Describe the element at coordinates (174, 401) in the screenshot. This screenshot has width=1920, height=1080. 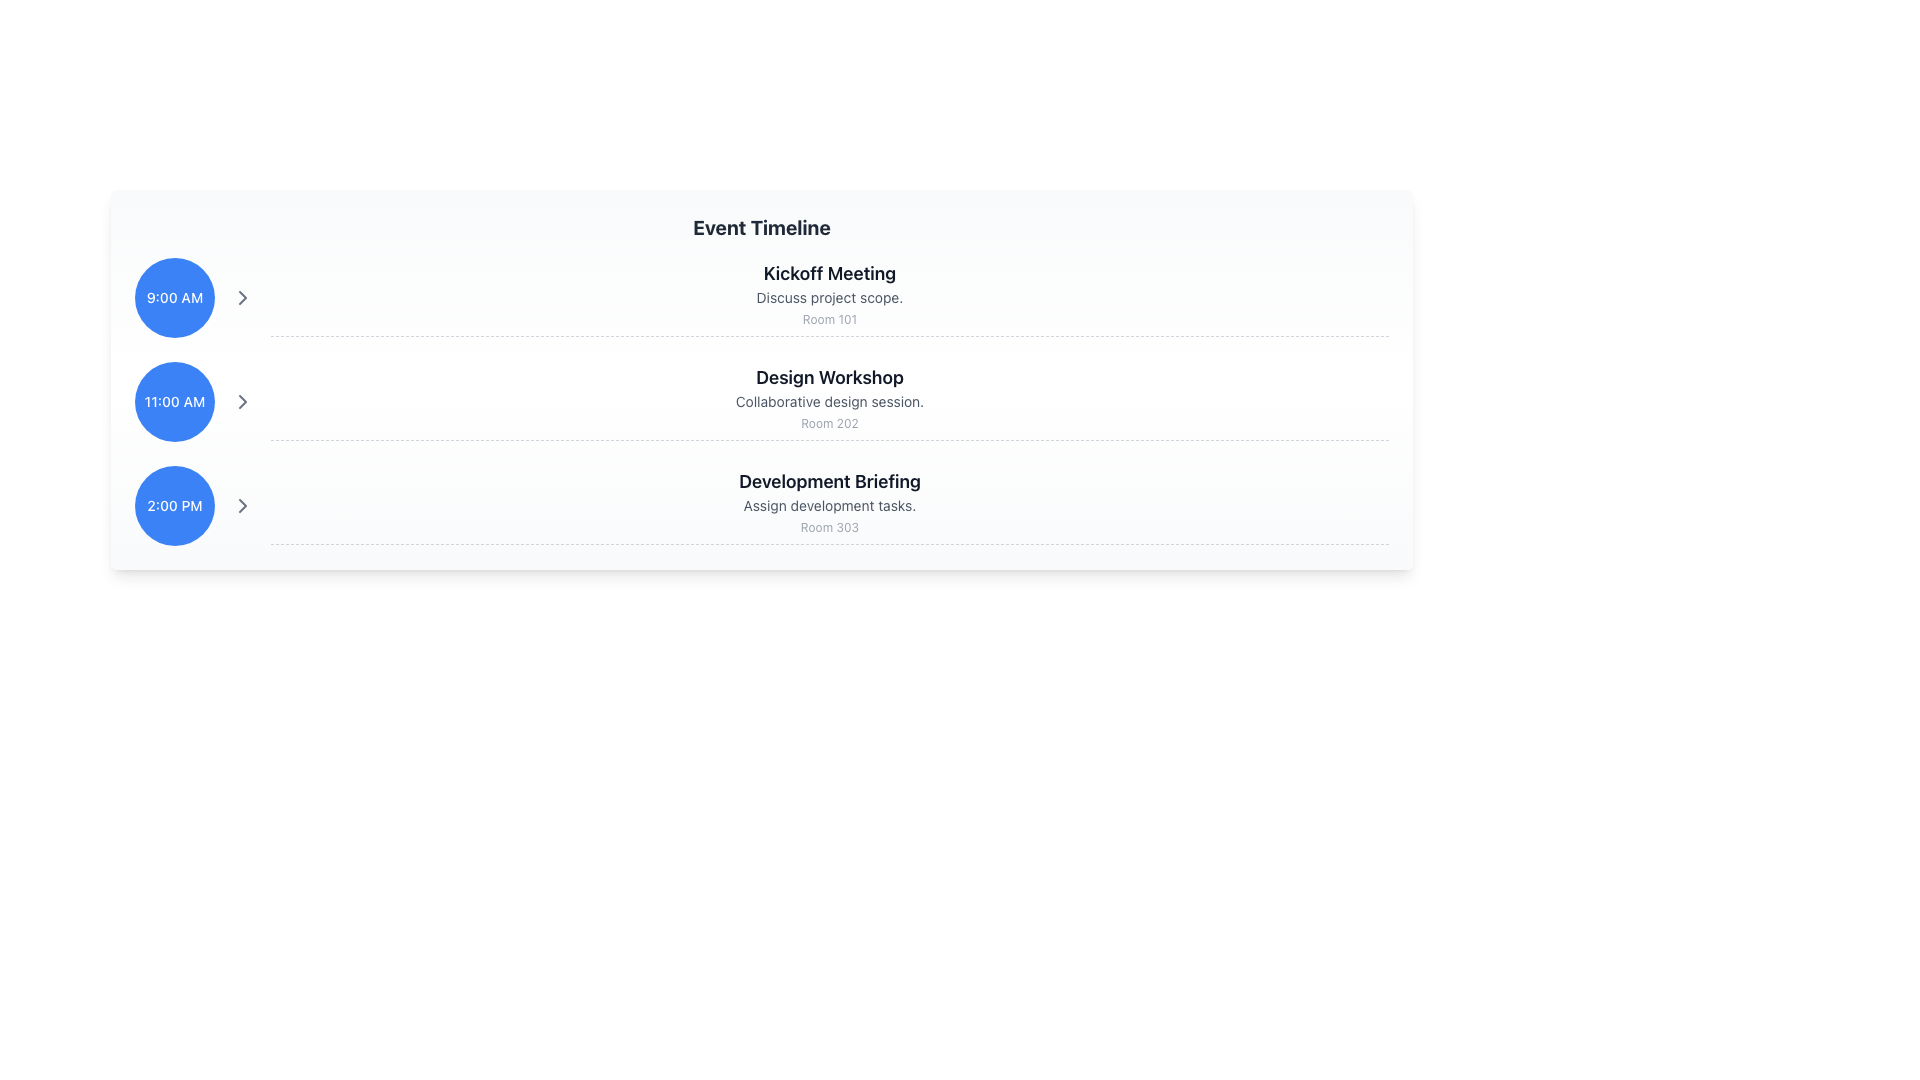
I see `time text '11:00 AM' displayed in a medium-sized font within a blue circular background, located as the second item in a vertical list of time entries` at that location.